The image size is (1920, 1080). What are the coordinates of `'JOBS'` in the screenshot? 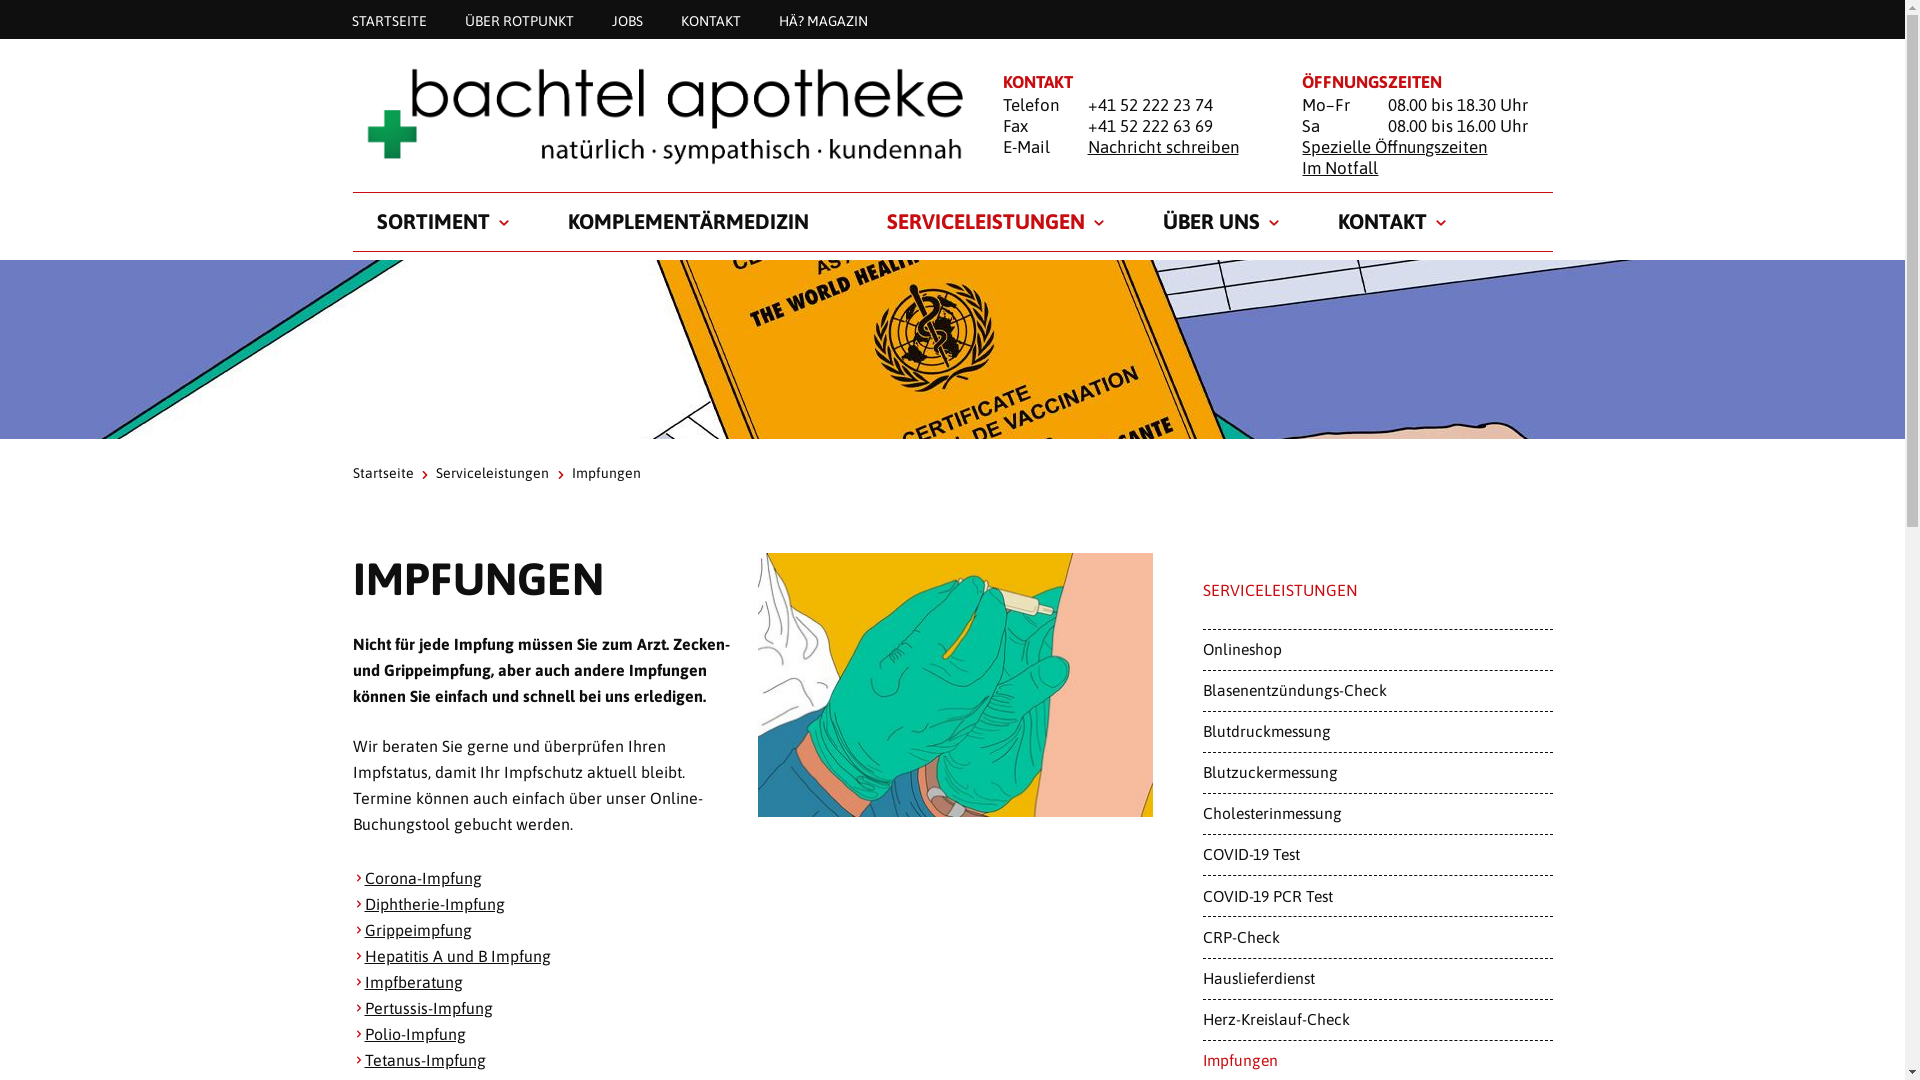 It's located at (625, 20).